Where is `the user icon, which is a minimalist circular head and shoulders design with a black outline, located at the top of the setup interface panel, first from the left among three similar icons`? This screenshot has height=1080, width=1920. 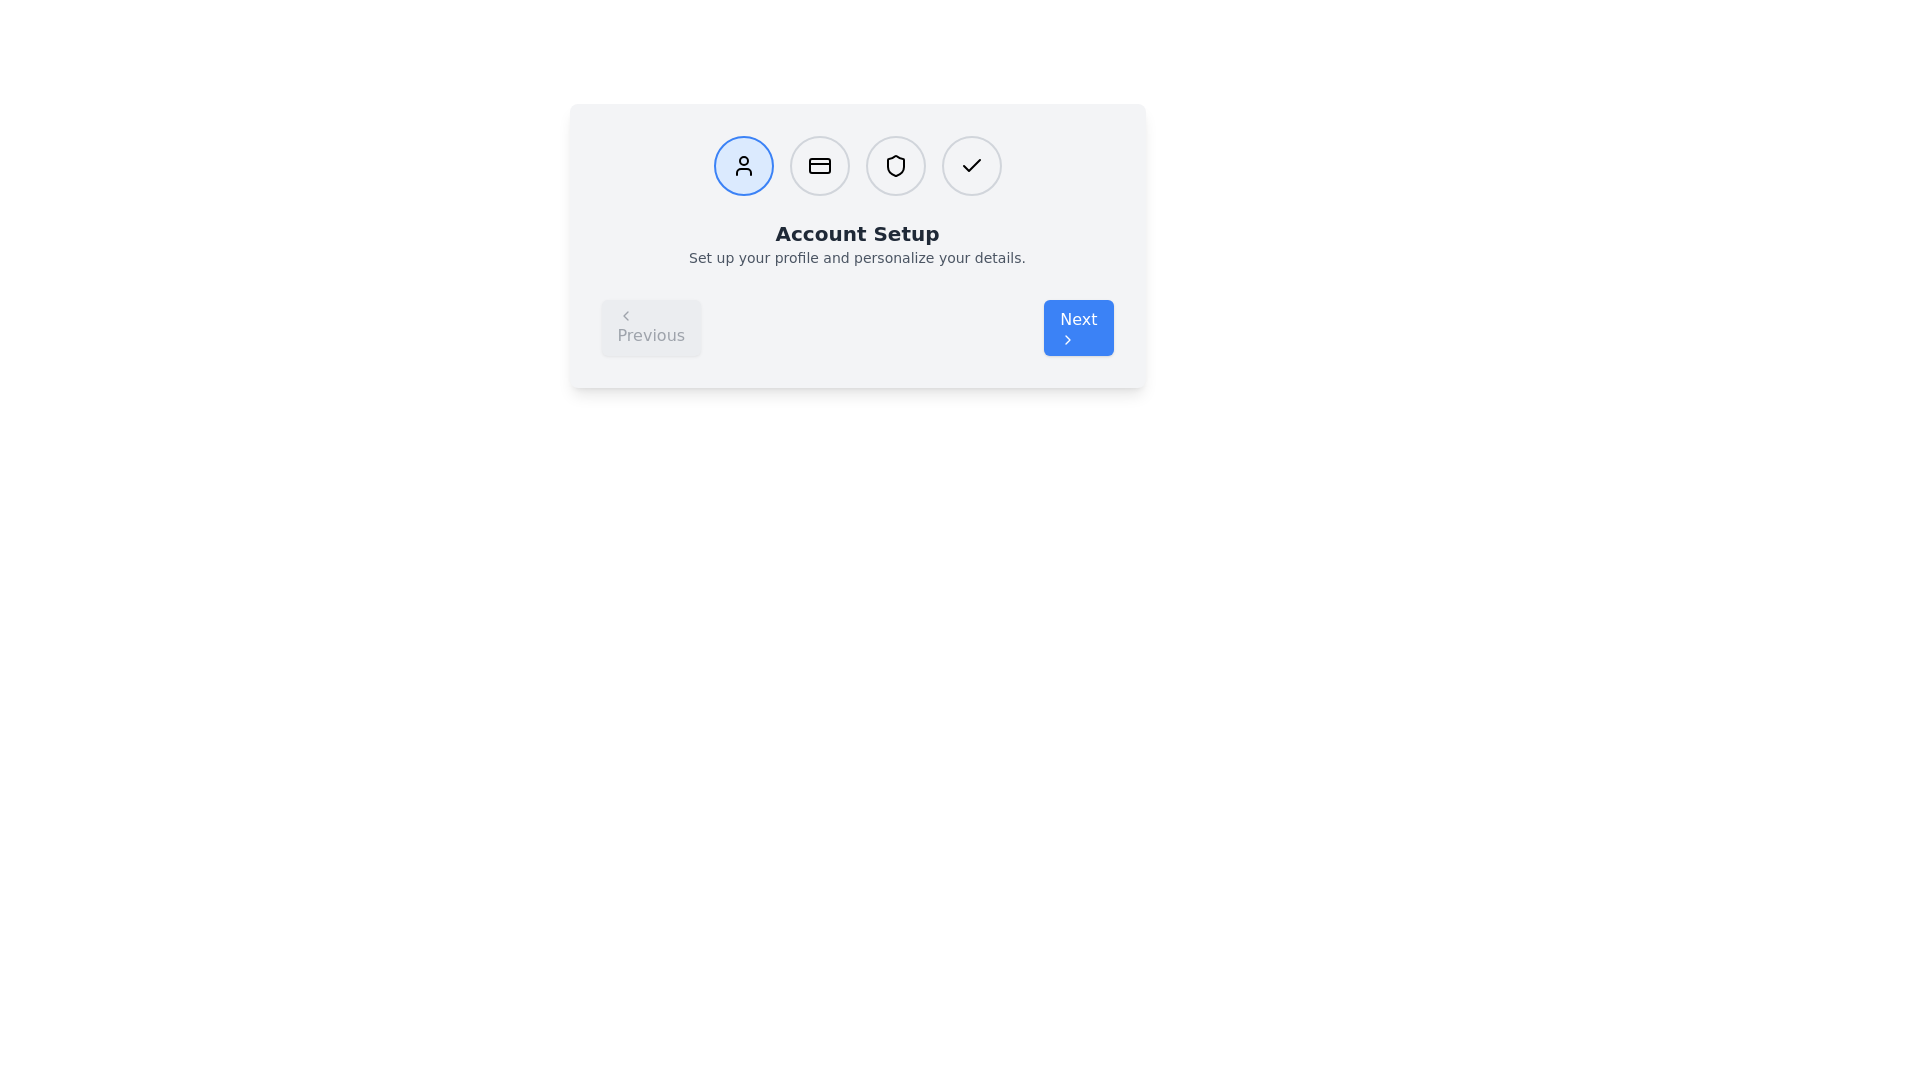
the user icon, which is a minimalist circular head and shoulders design with a black outline, located at the top of the setup interface panel, first from the left among three similar icons is located at coordinates (742, 164).